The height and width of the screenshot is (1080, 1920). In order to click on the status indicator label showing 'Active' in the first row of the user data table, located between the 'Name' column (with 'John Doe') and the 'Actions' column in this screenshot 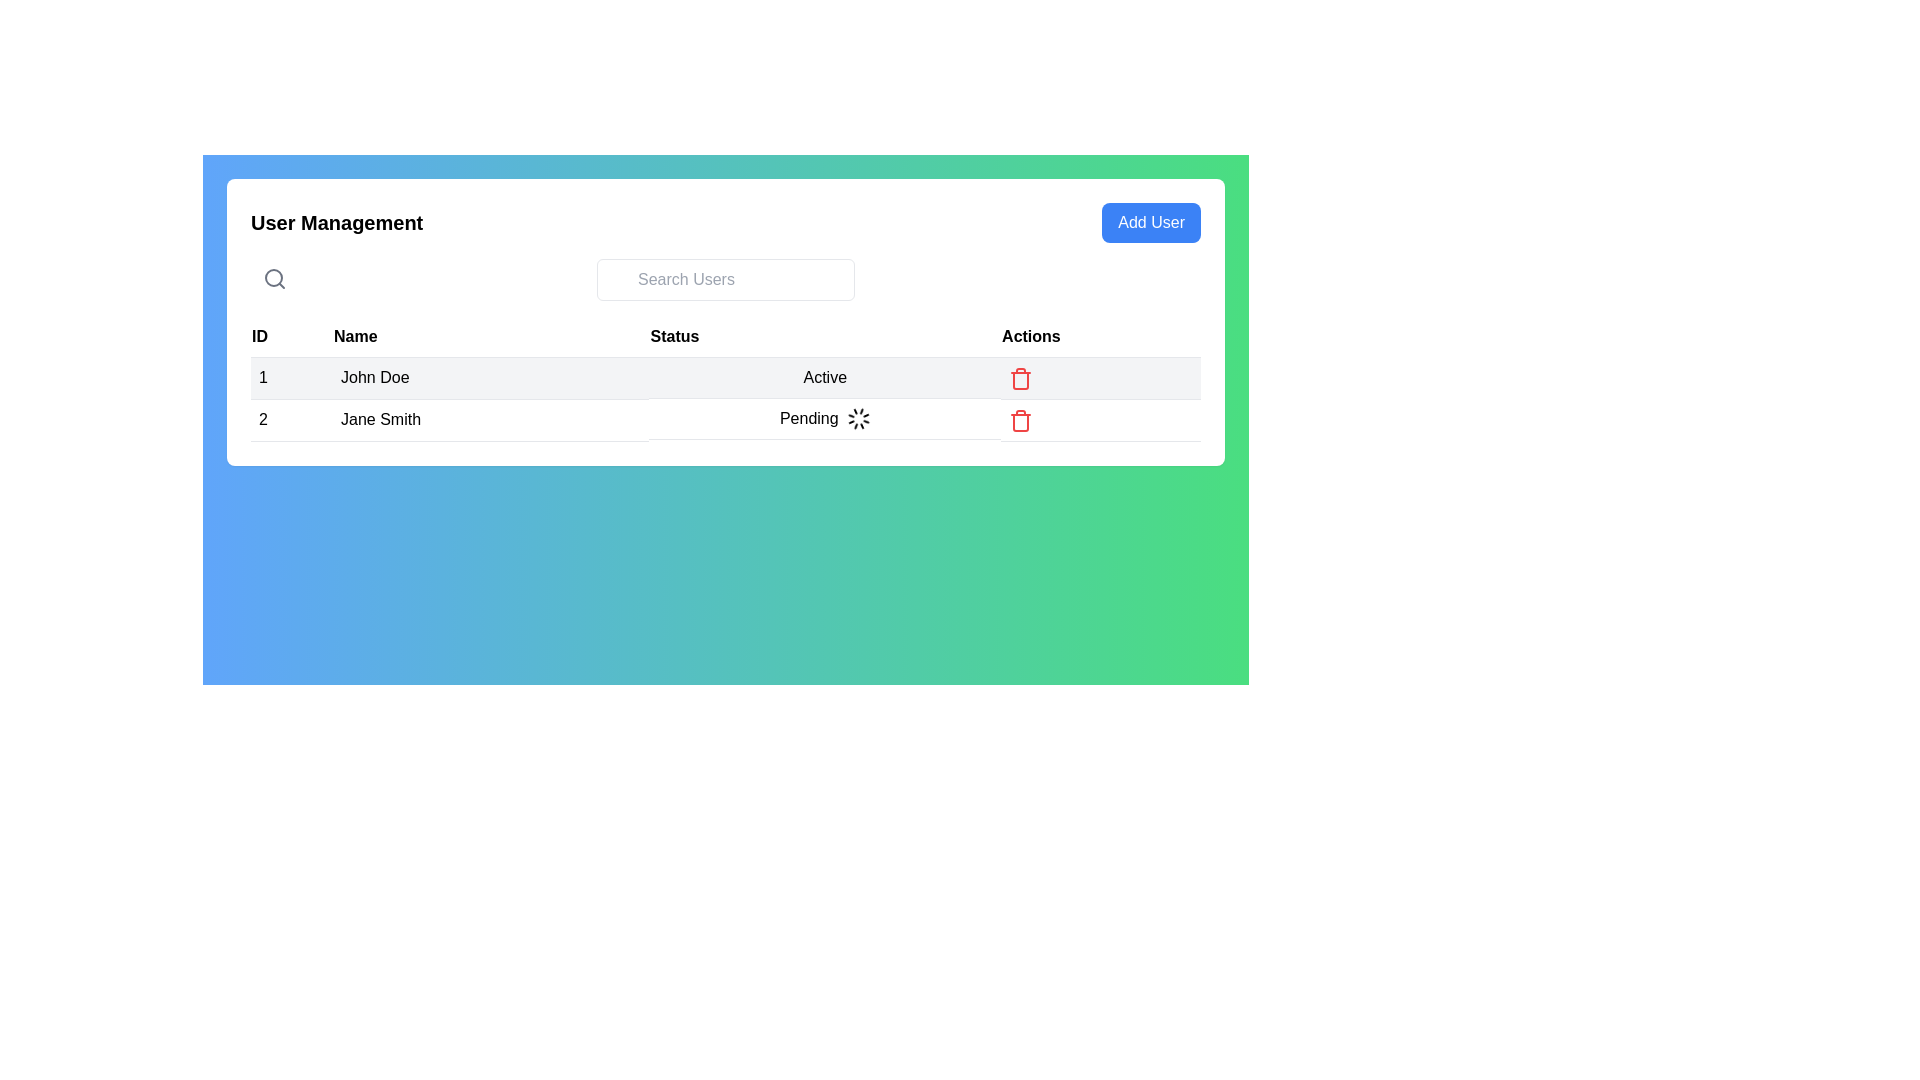, I will do `click(825, 378)`.